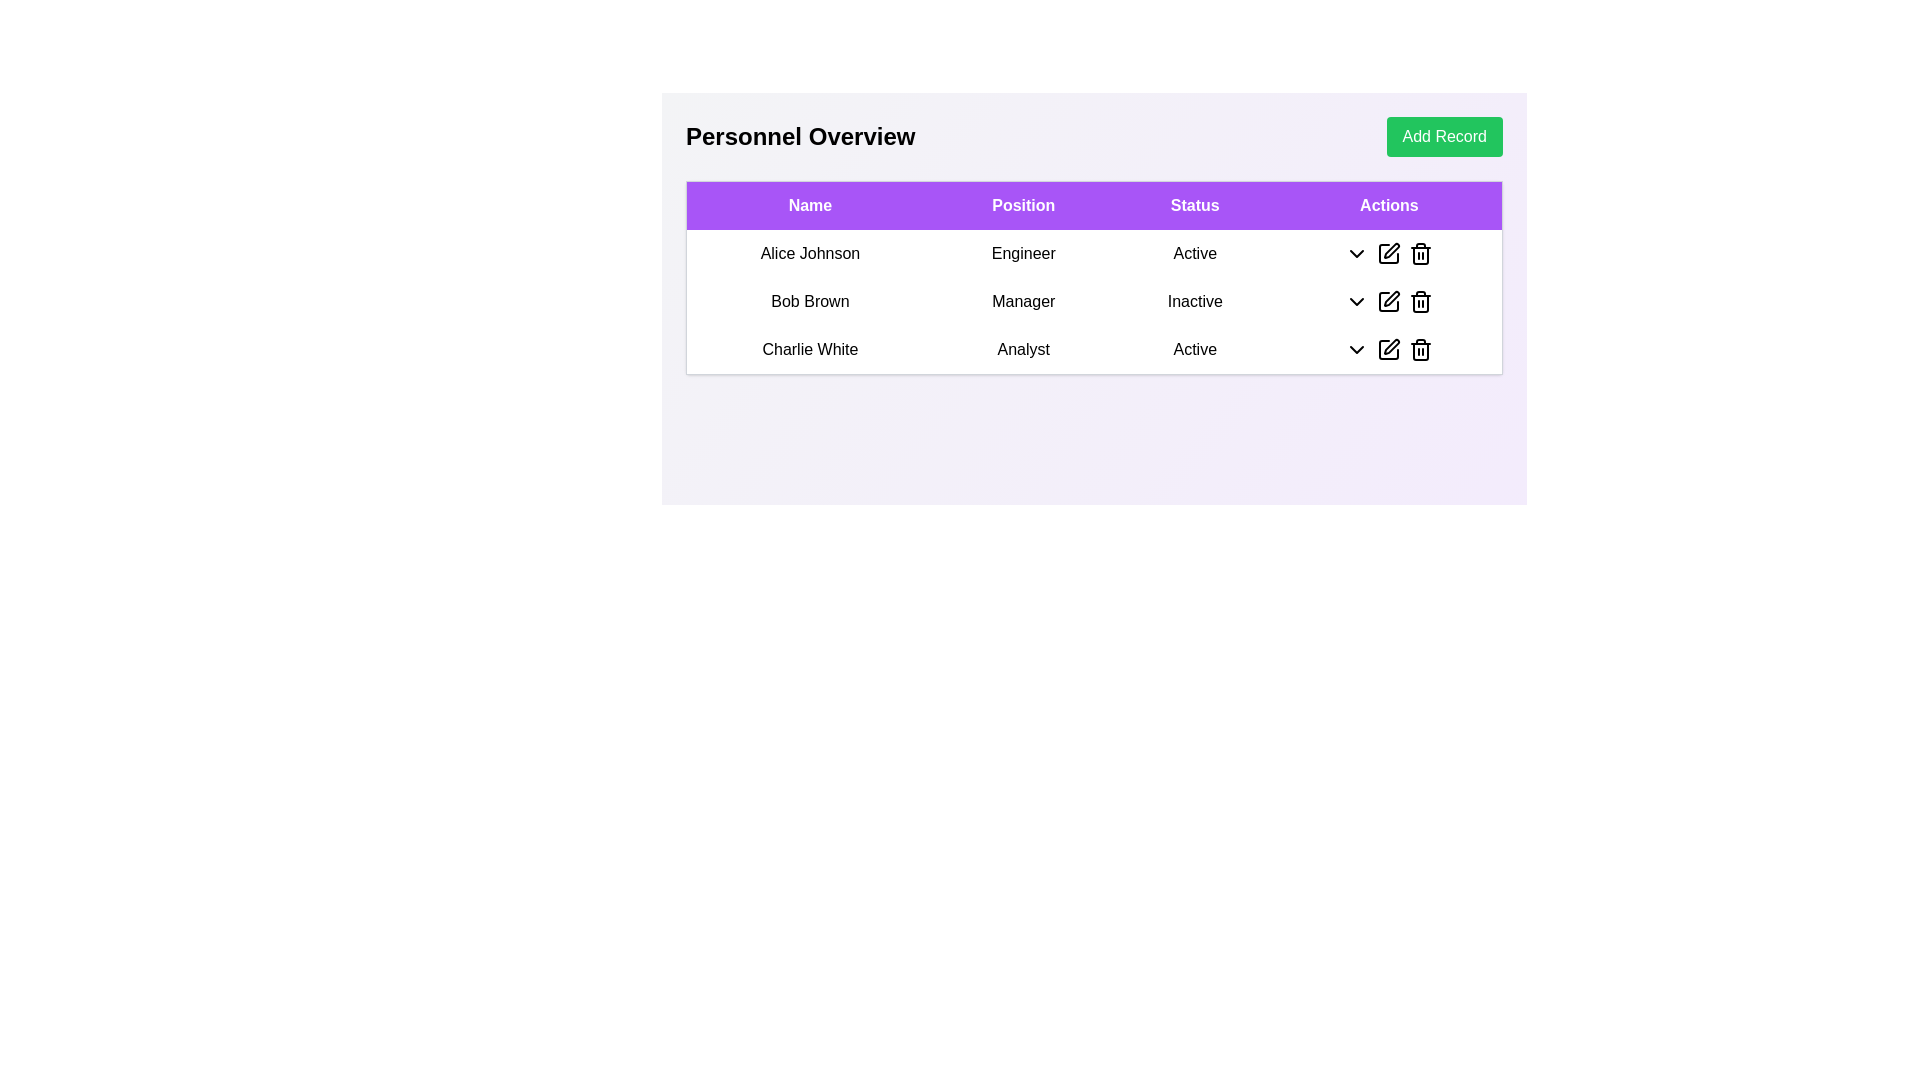 This screenshot has height=1080, width=1920. I want to click on the Edit icon in the last row of the 'Actions' column, so click(1391, 346).